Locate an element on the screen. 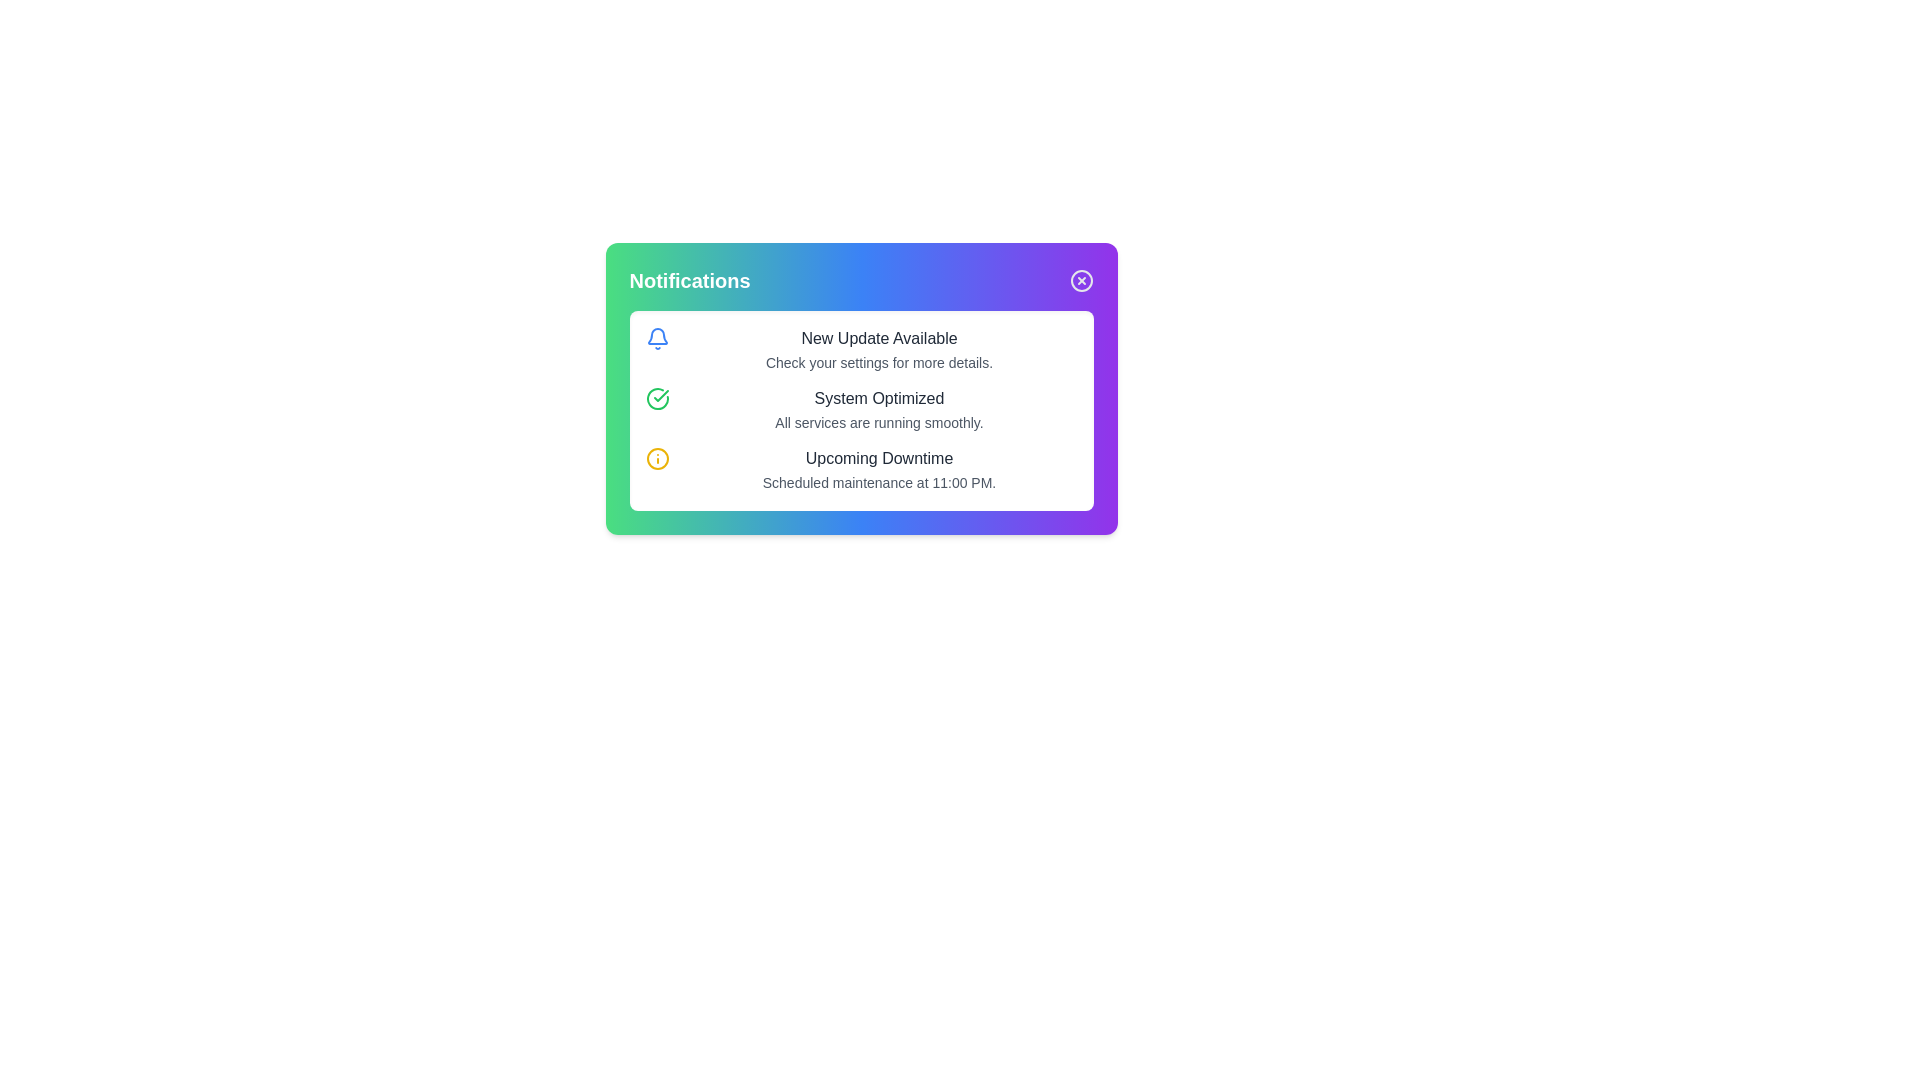  the information icon, which is a circular yellow outlined icon with a vertical line, located to the left of the text 'Upcoming Downtime' is located at coordinates (657, 459).